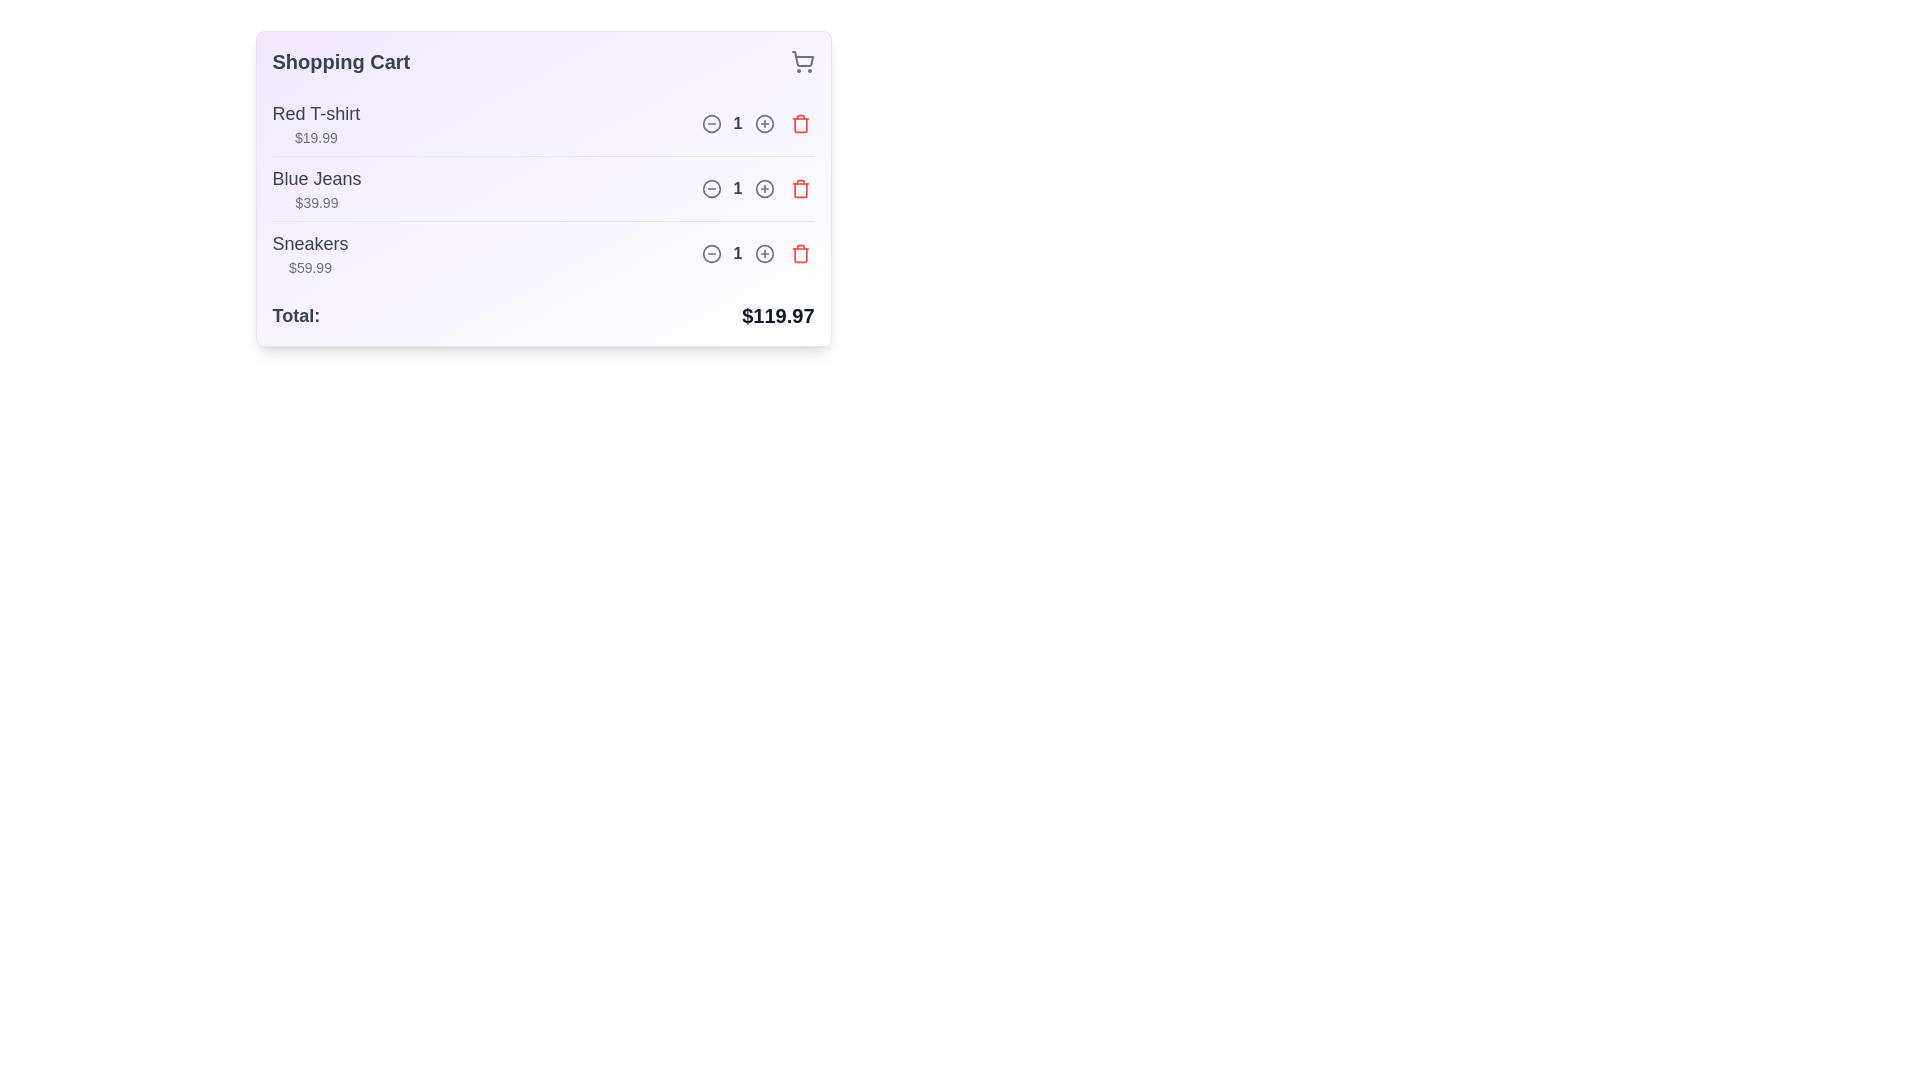  What do you see at coordinates (315, 114) in the screenshot?
I see `the text label representing the product name 'Red T-shirt' in the shopping cart interface, which is located at the upper-left corner above the price of '$19.99'` at bounding box center [315, 114].